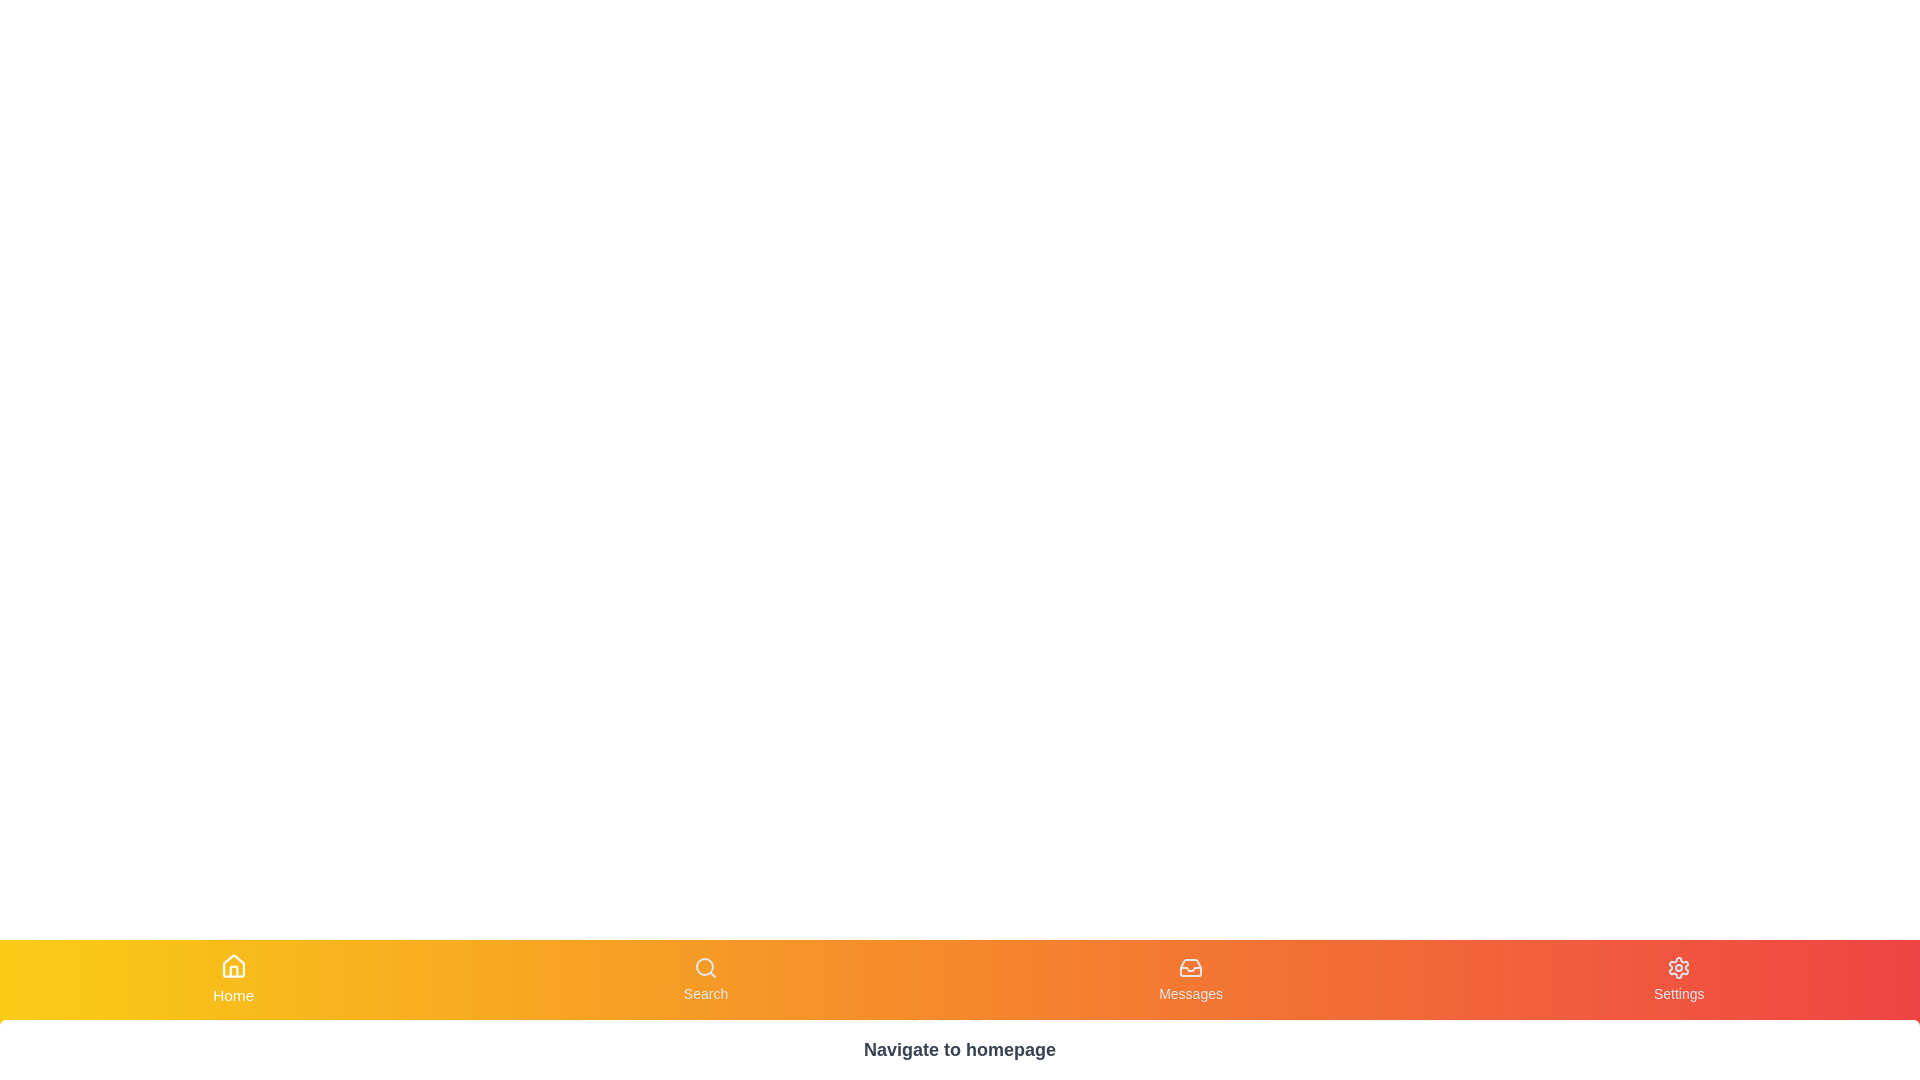 Image resolution: width=1920 pixels, height=1080 pixels. What do you see at coordinates (234, 978) in the screenshot?
I see `the Home tab by clicking its corresponding button` at bounding box center [234, 978].